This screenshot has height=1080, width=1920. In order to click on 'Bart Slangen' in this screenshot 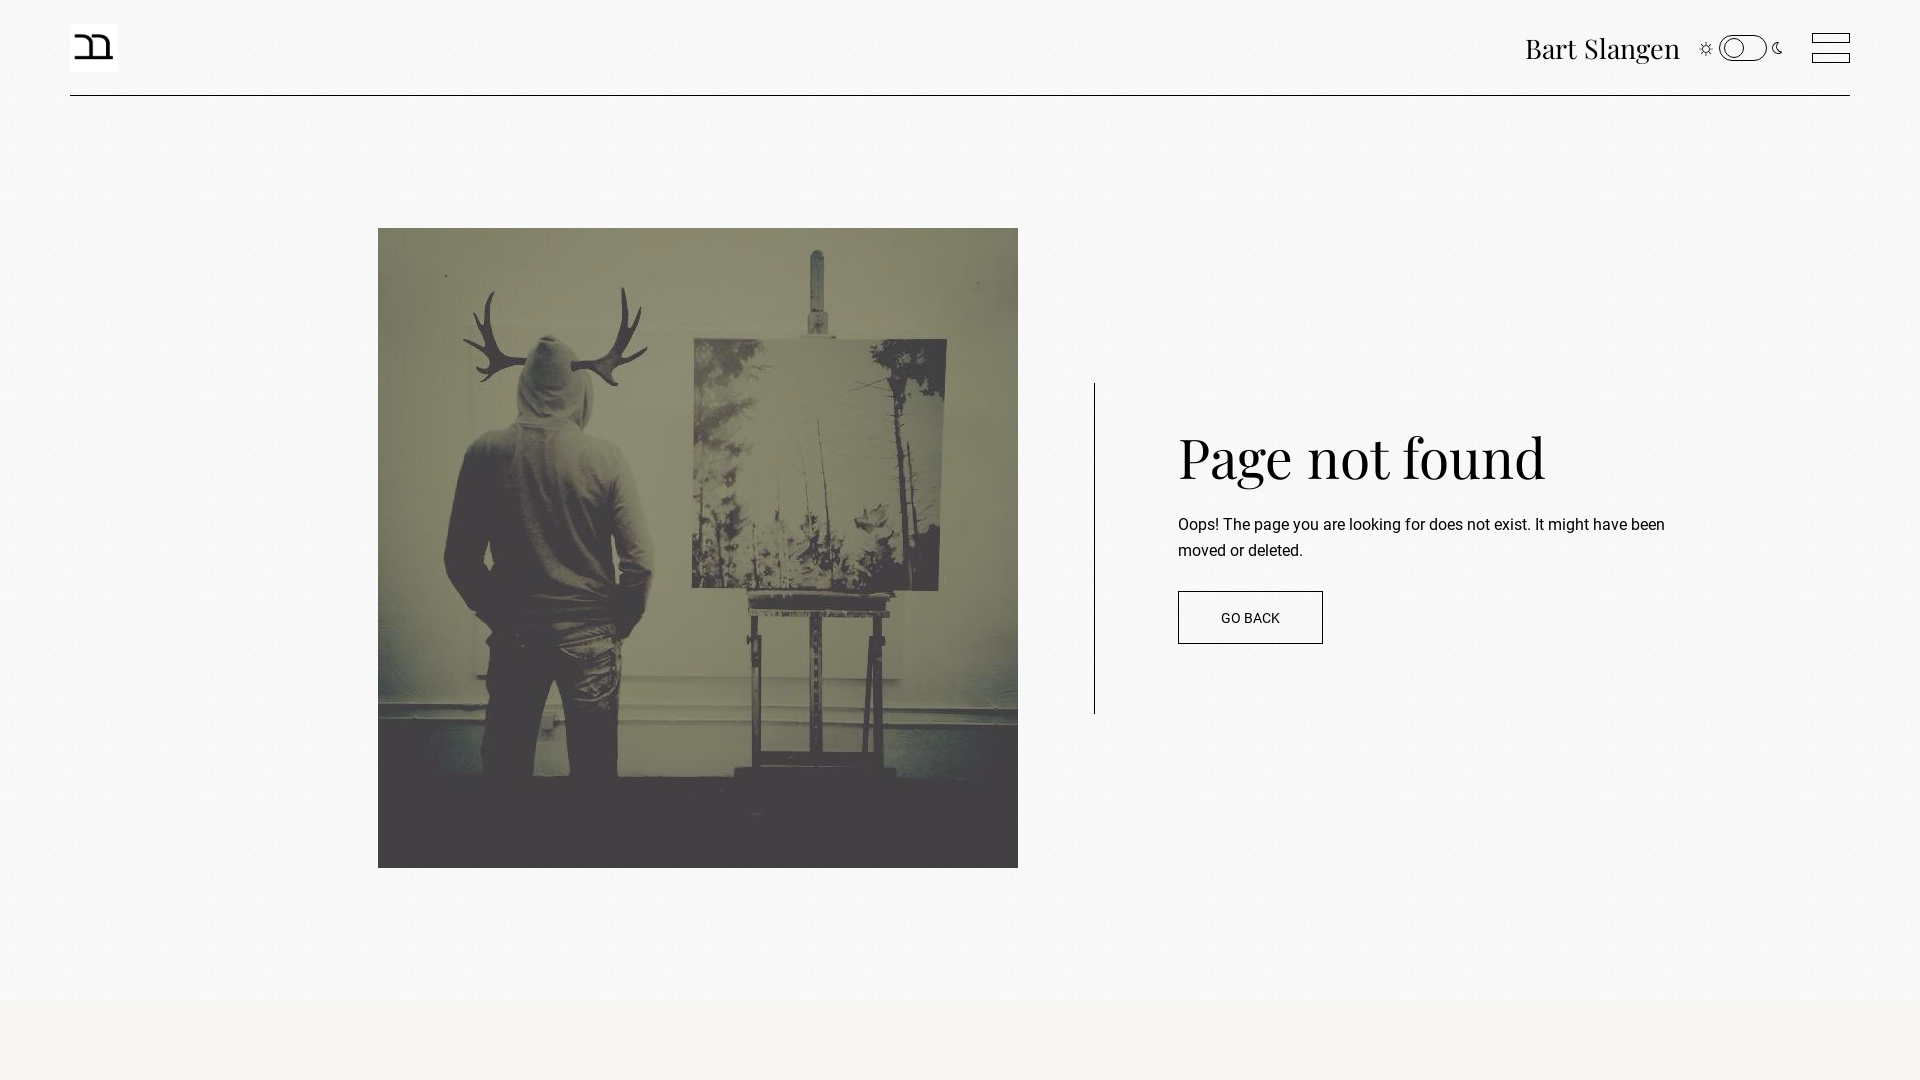, I will do `click(1602, 46)`.